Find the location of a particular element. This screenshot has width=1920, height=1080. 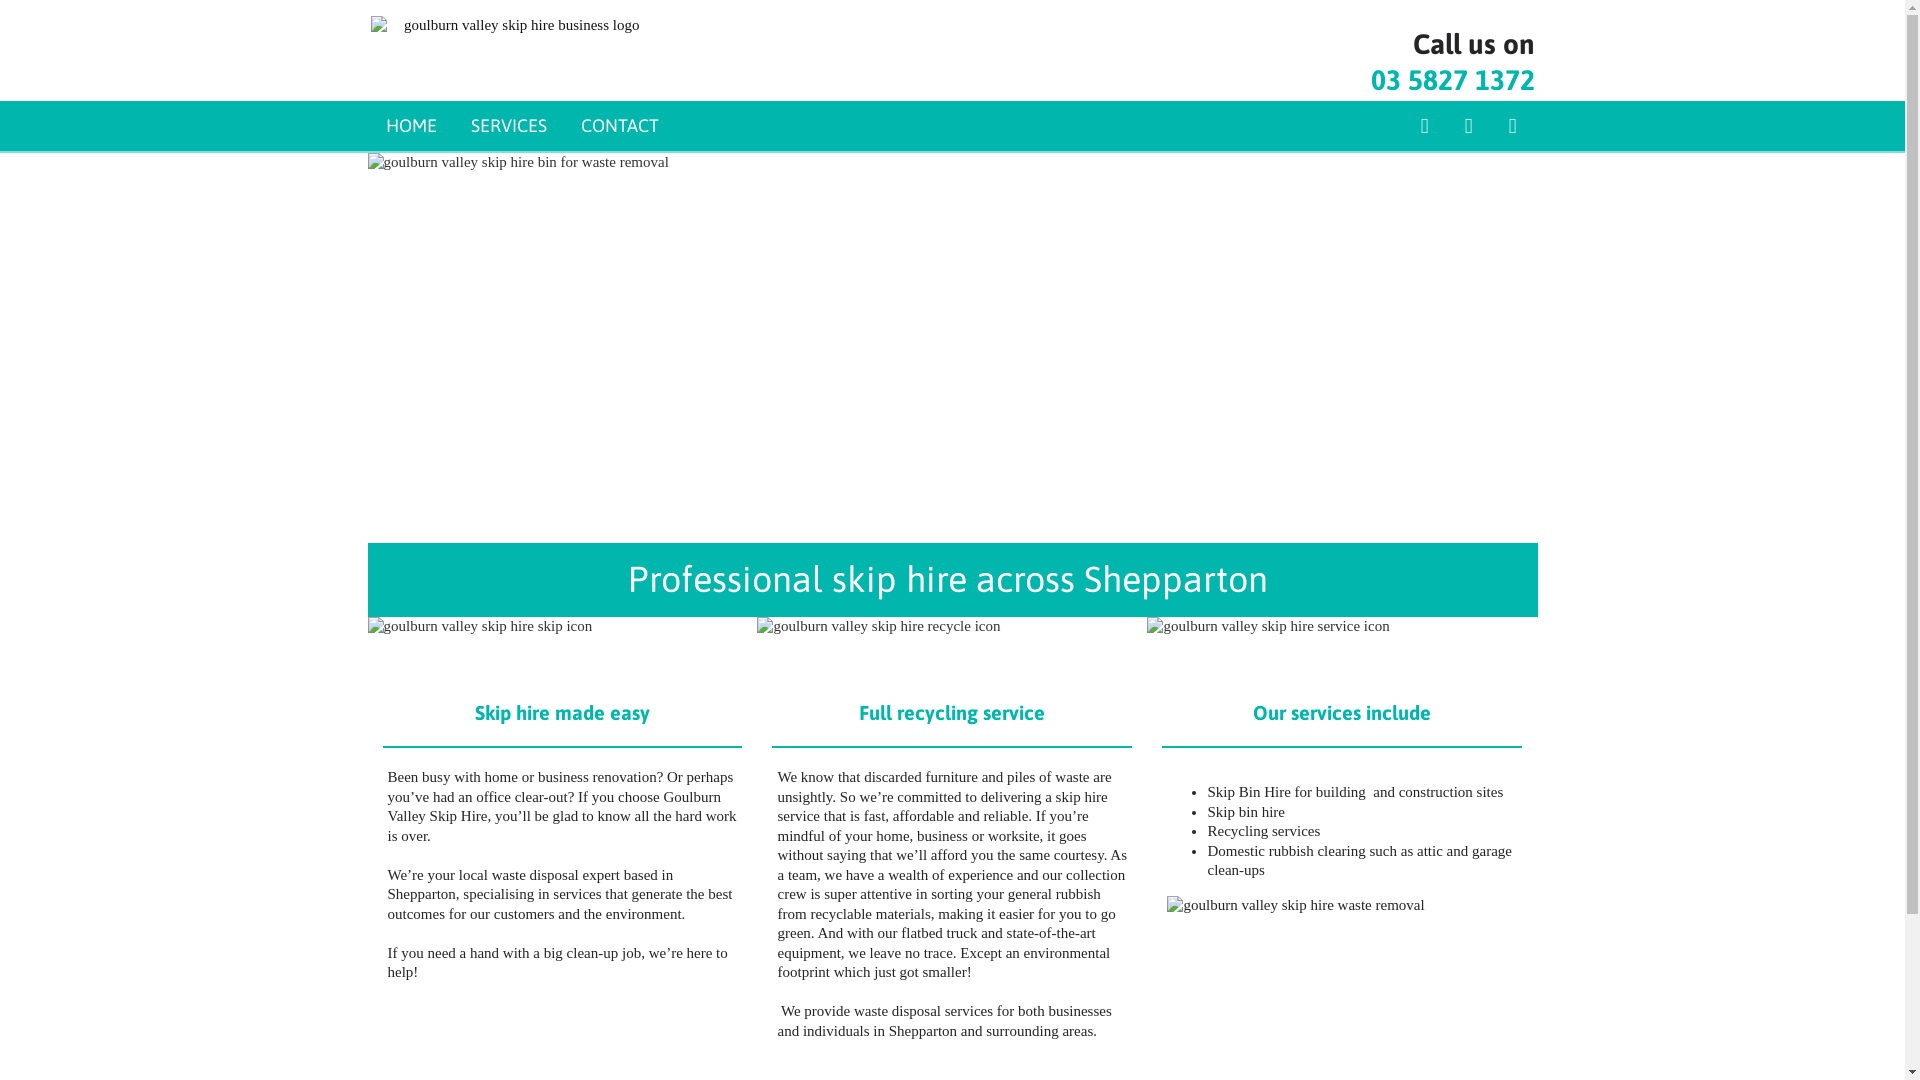

'HOME' is located at coordinates (410, 126).